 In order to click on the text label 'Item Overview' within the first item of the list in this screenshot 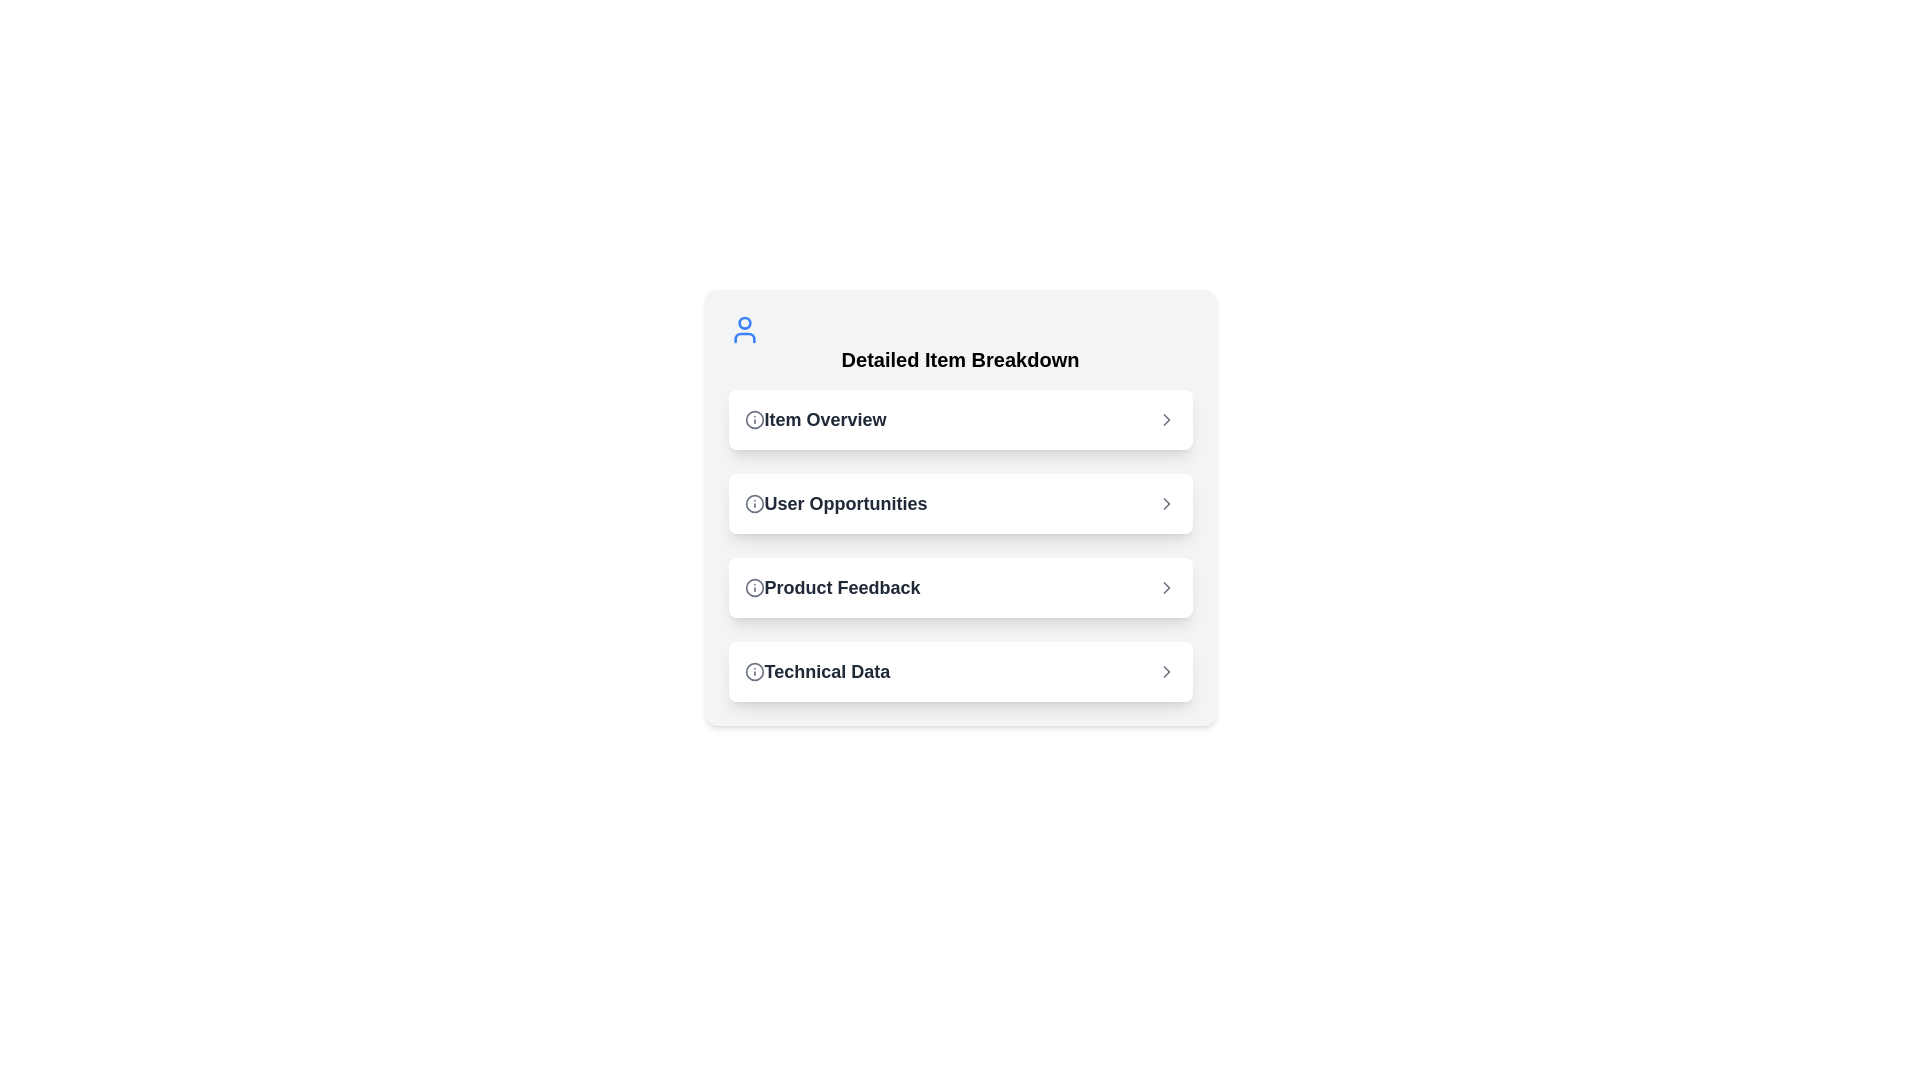, I will do `click(815, 419)`.